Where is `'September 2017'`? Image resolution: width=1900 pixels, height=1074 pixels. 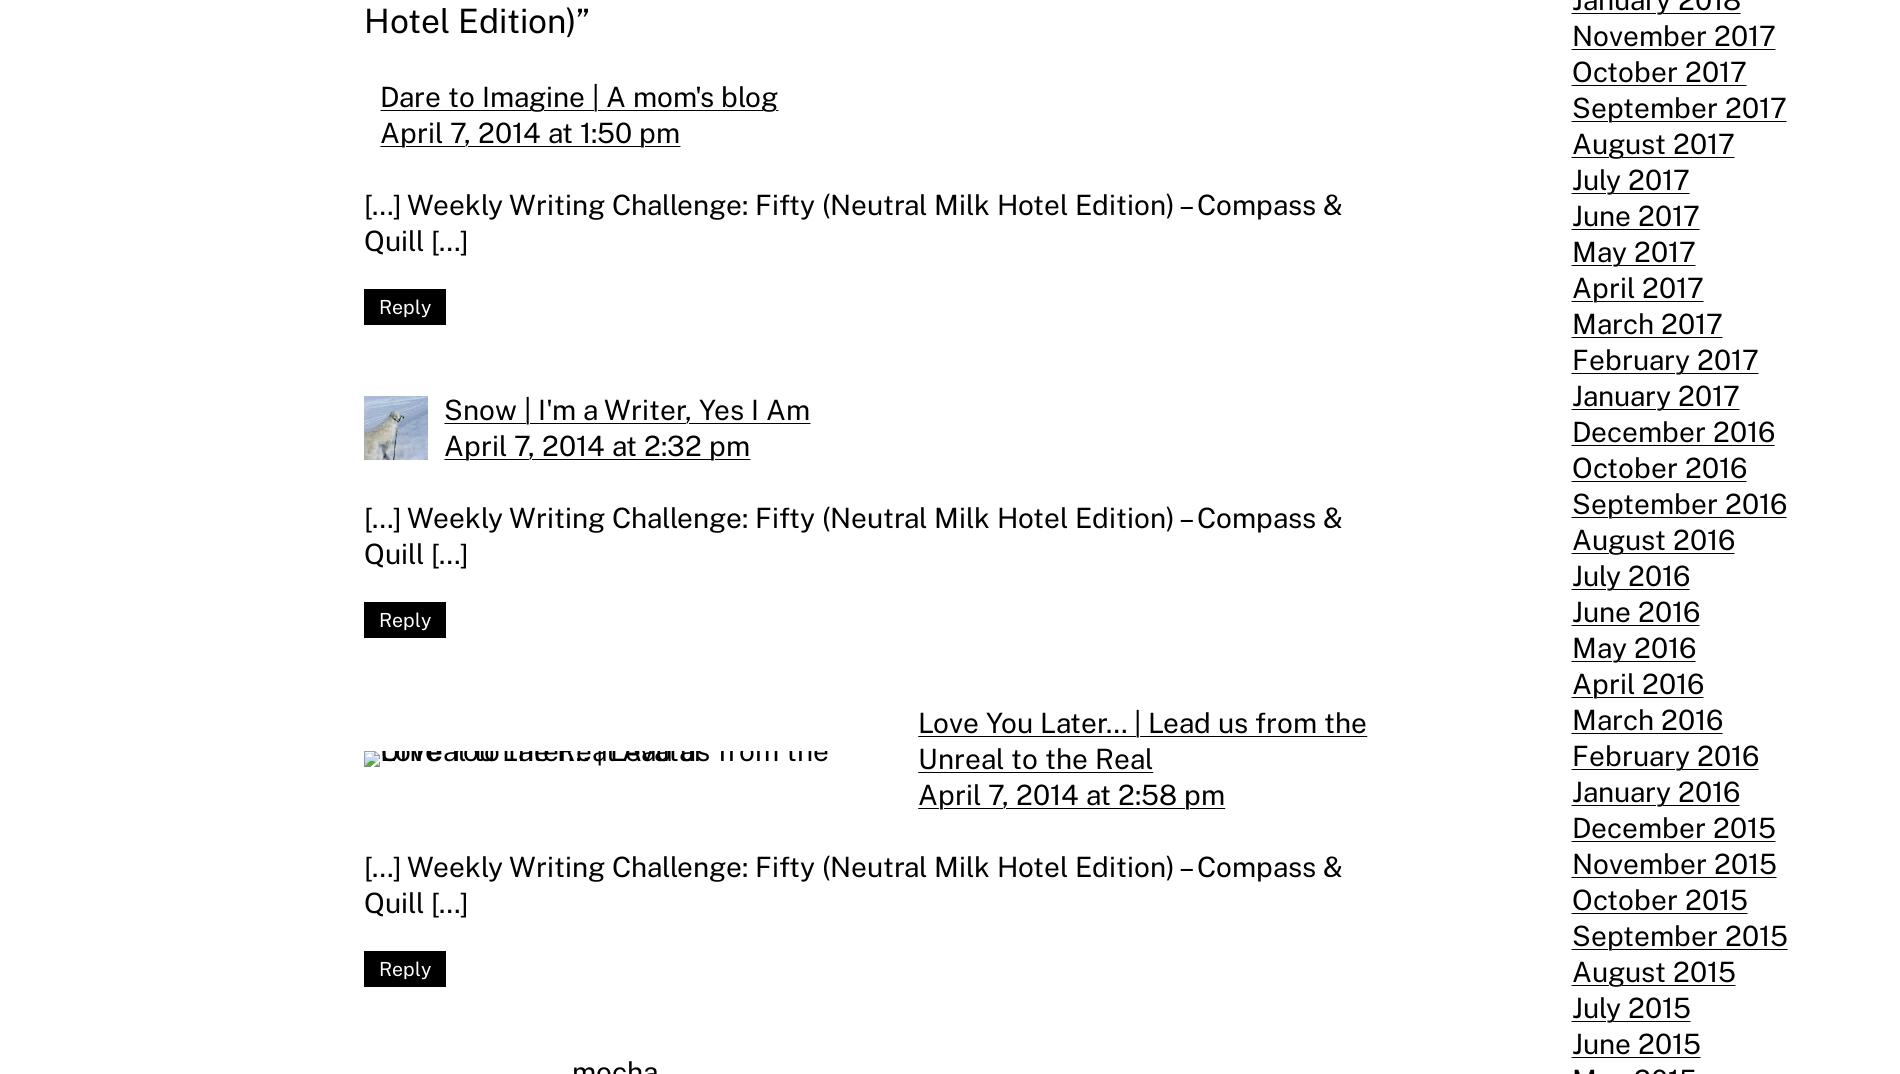 'September 2017' is located at coordinates (1677, 107).